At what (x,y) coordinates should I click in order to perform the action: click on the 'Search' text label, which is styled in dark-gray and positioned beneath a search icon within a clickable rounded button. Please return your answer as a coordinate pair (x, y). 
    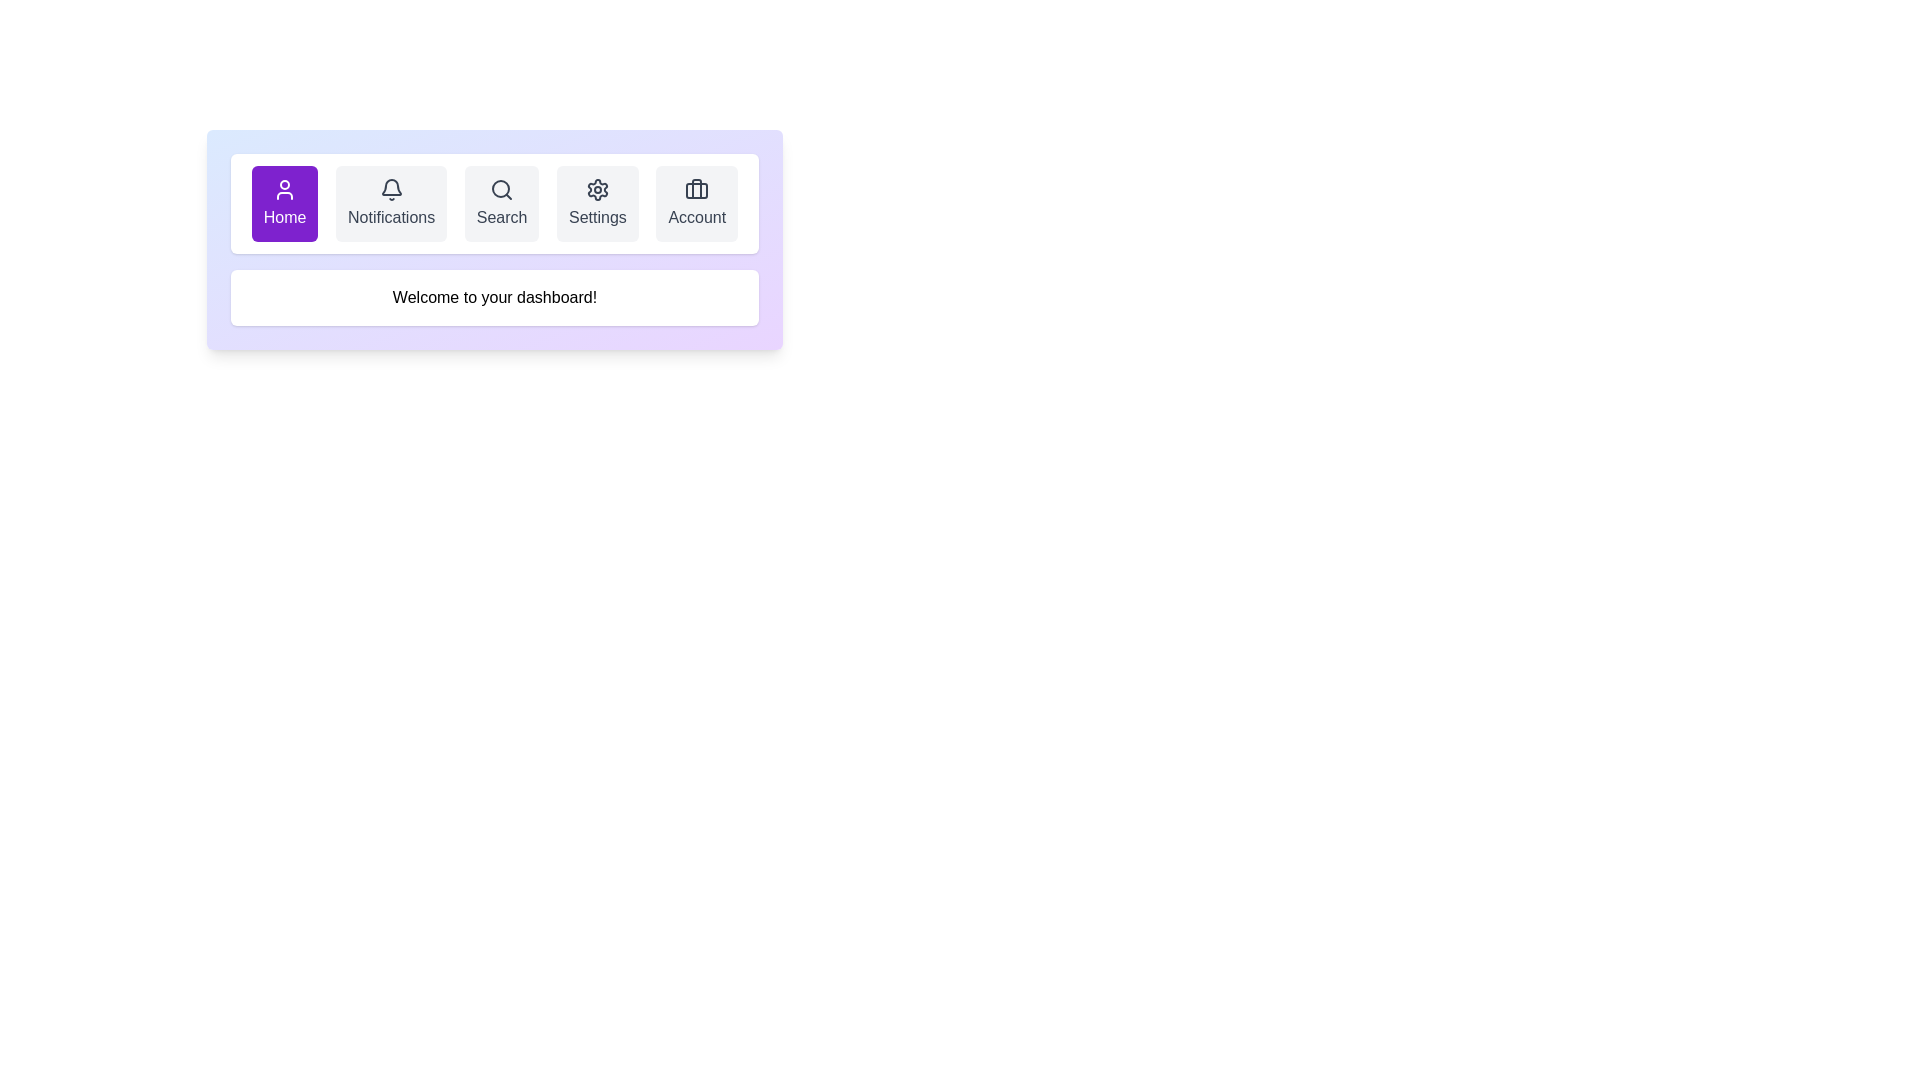
    Looking at the image, I should click on (502, 218).